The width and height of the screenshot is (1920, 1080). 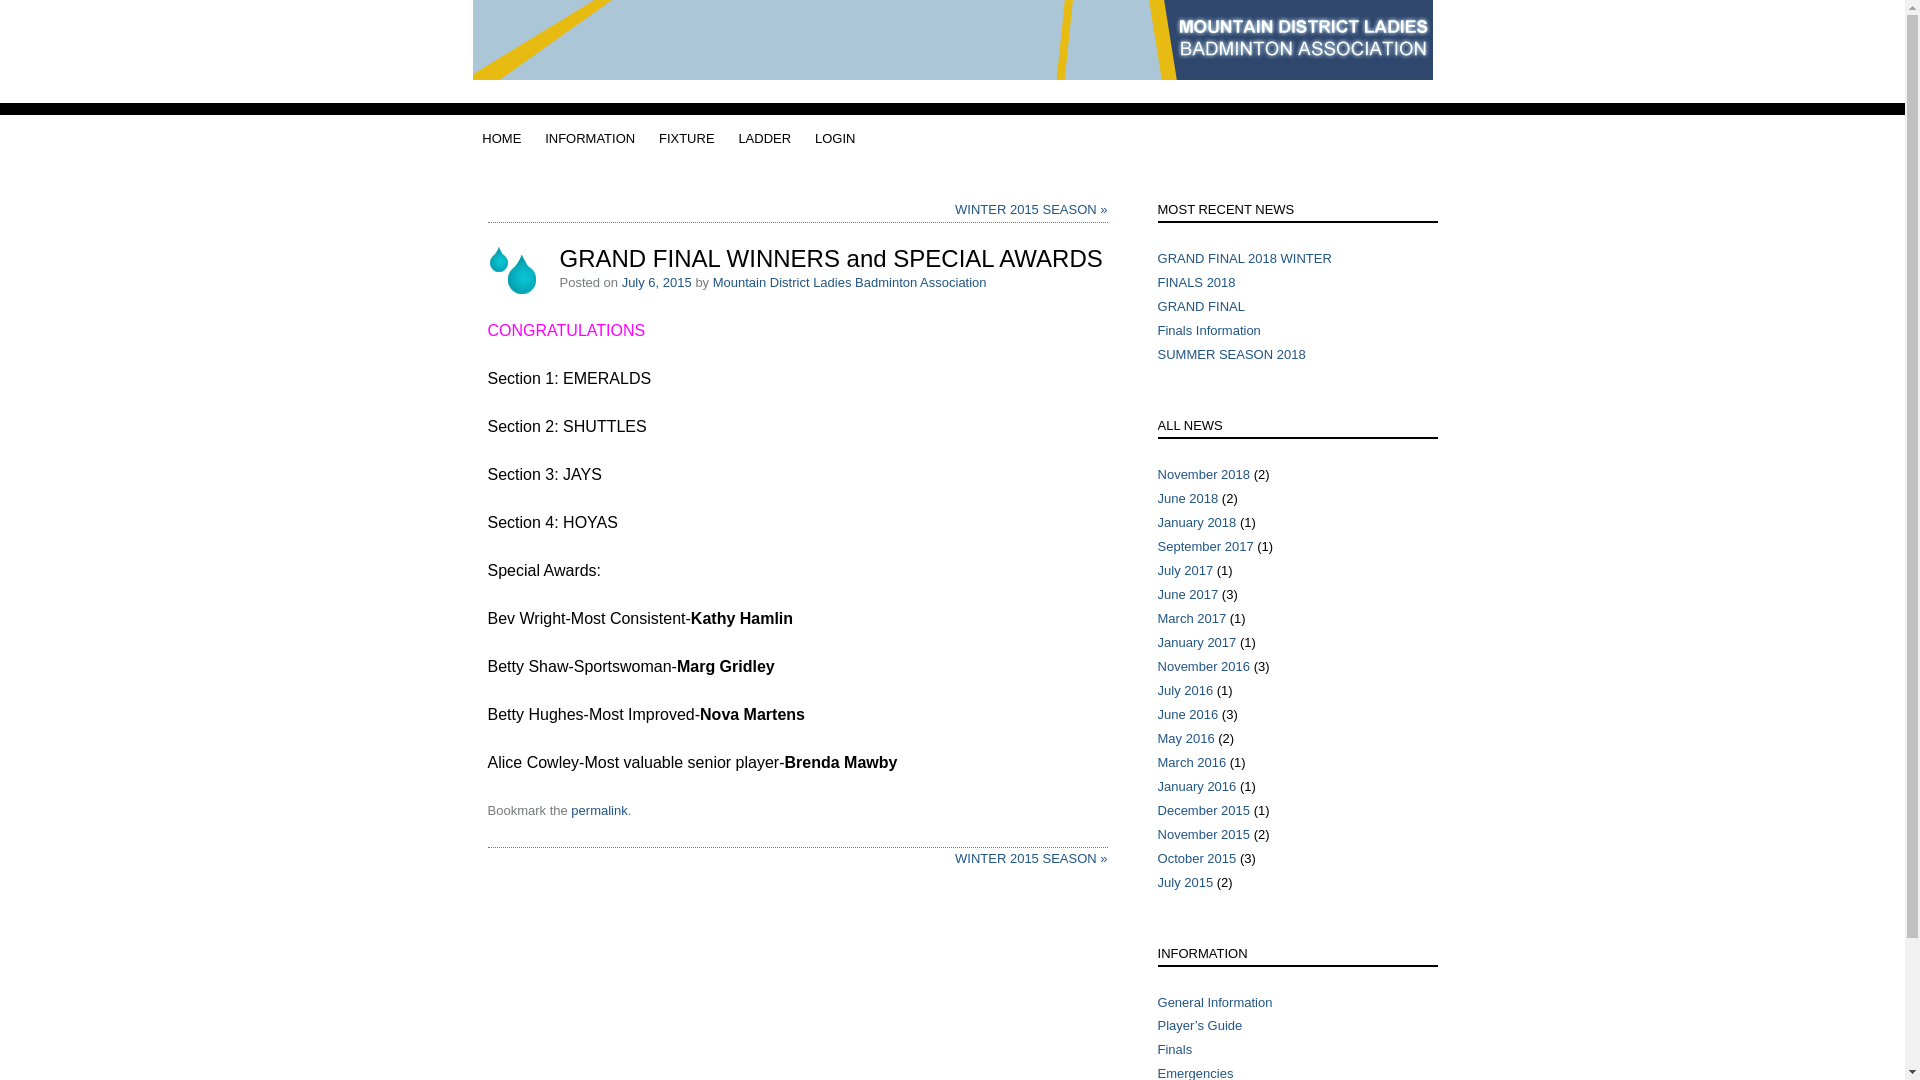 What do you see at coordinates (1200, 306) in the screenshot?
I see `'GRAND FINAL'` at bounding box center [1200, 306].